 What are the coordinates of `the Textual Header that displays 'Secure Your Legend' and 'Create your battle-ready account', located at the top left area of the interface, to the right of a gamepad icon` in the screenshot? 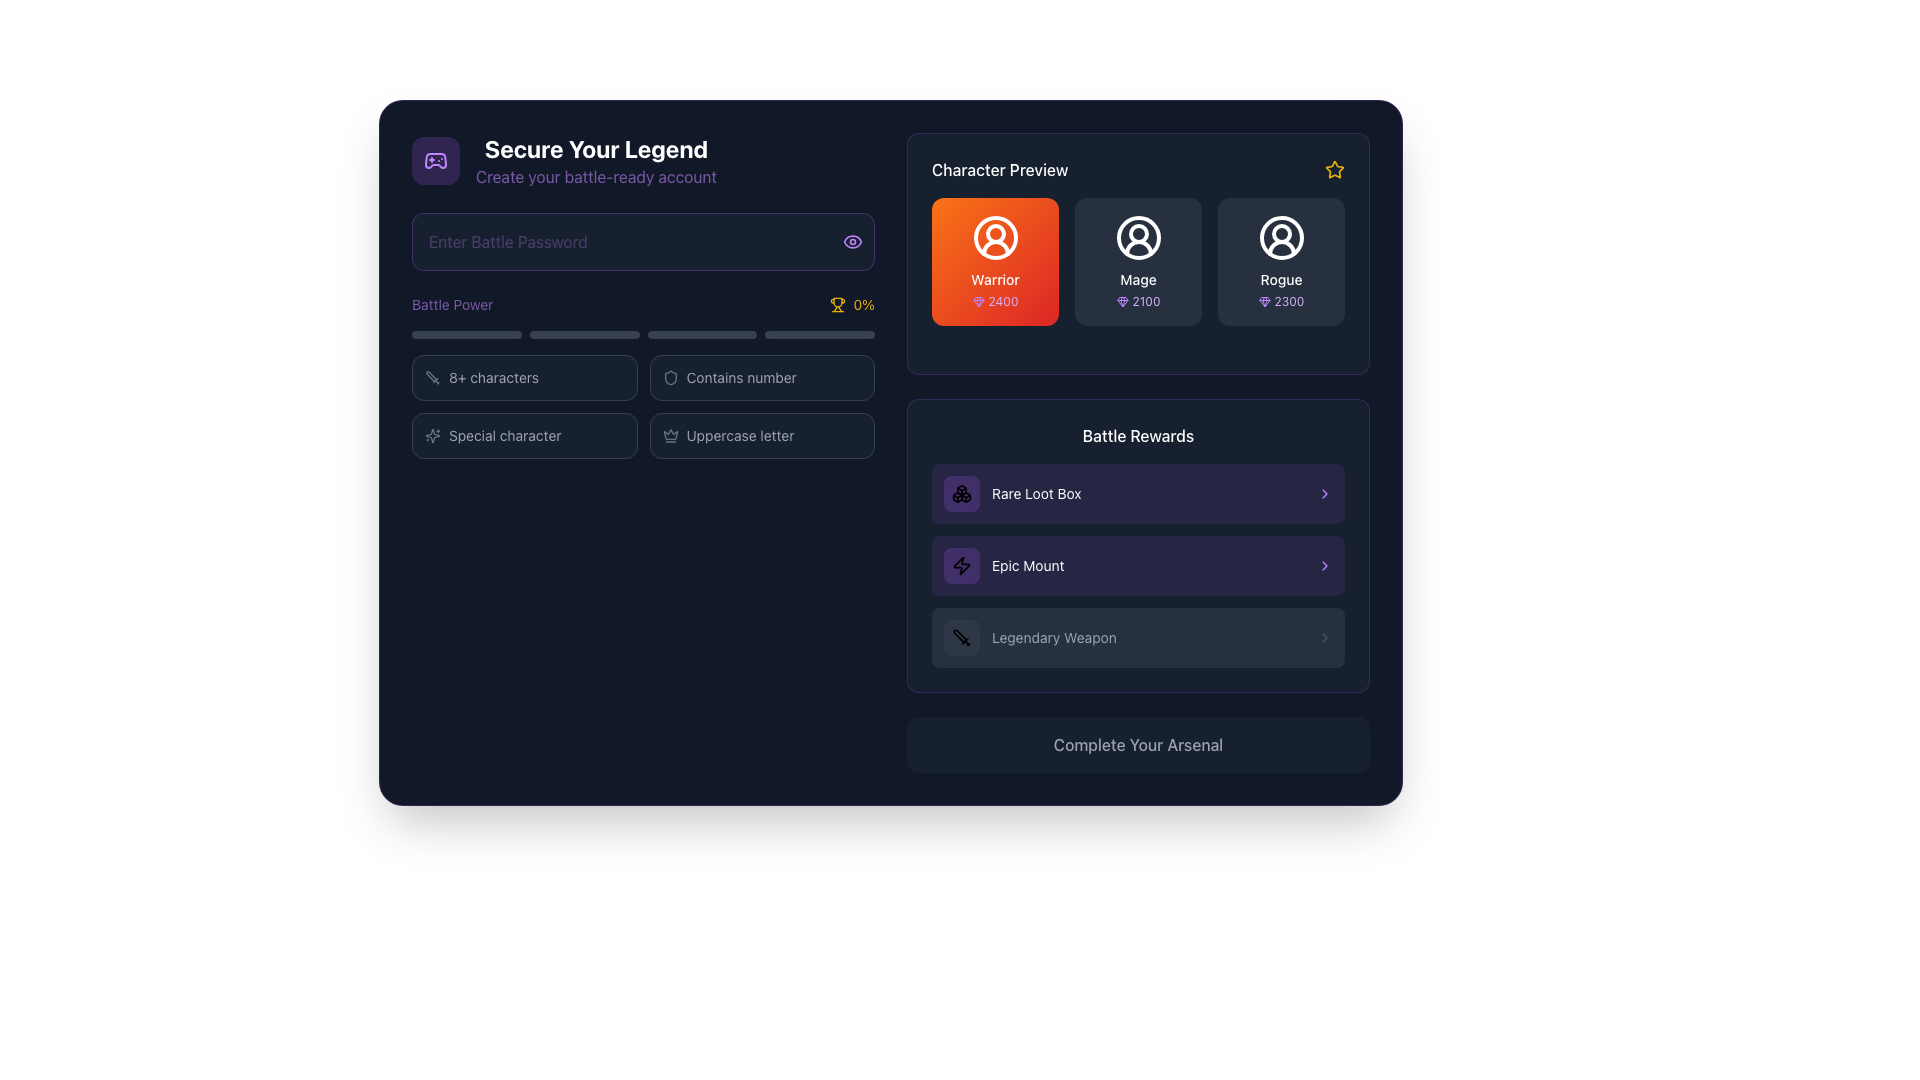 It's located at (595, 160).